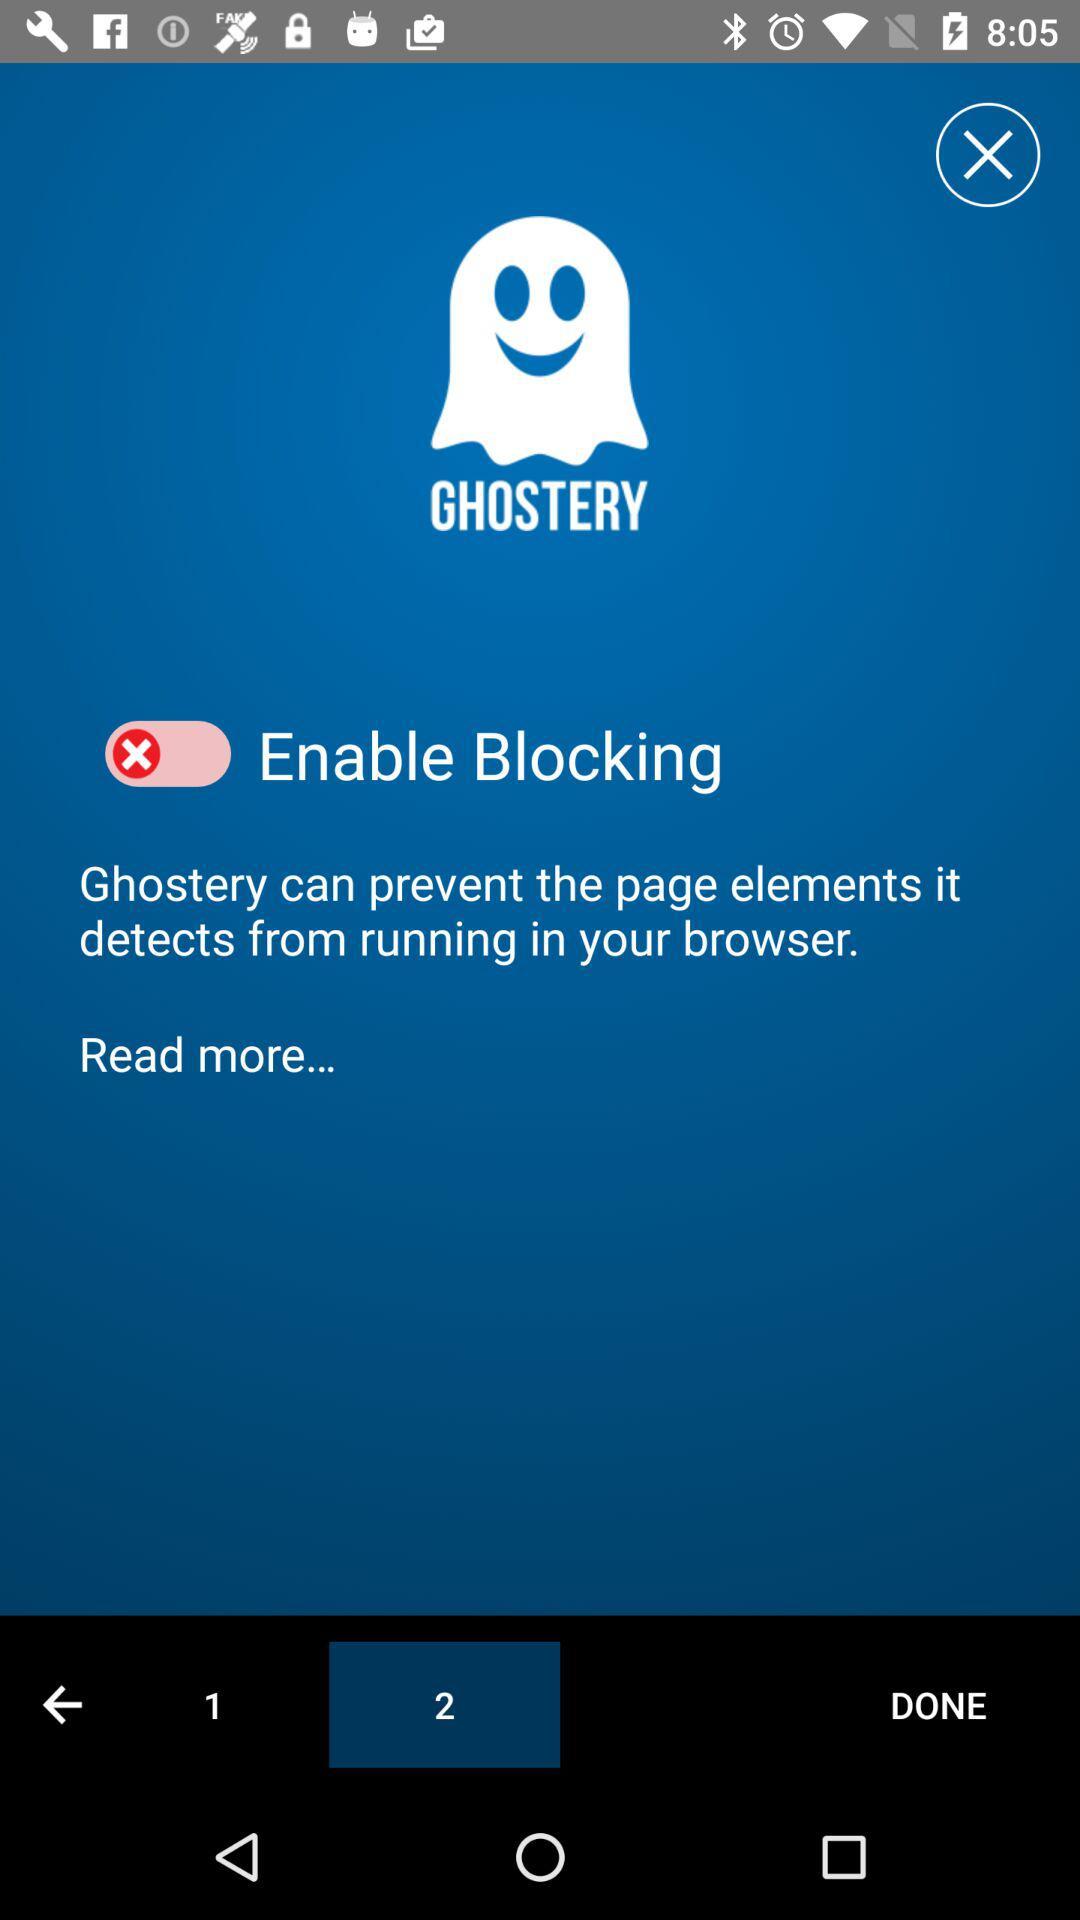 This screenshot has width=1080, height=1920. What do you see at coordinates (167, 753) in the screenshot?
I see `icon next to the enable blocking item` at bounding box center [167, 753].